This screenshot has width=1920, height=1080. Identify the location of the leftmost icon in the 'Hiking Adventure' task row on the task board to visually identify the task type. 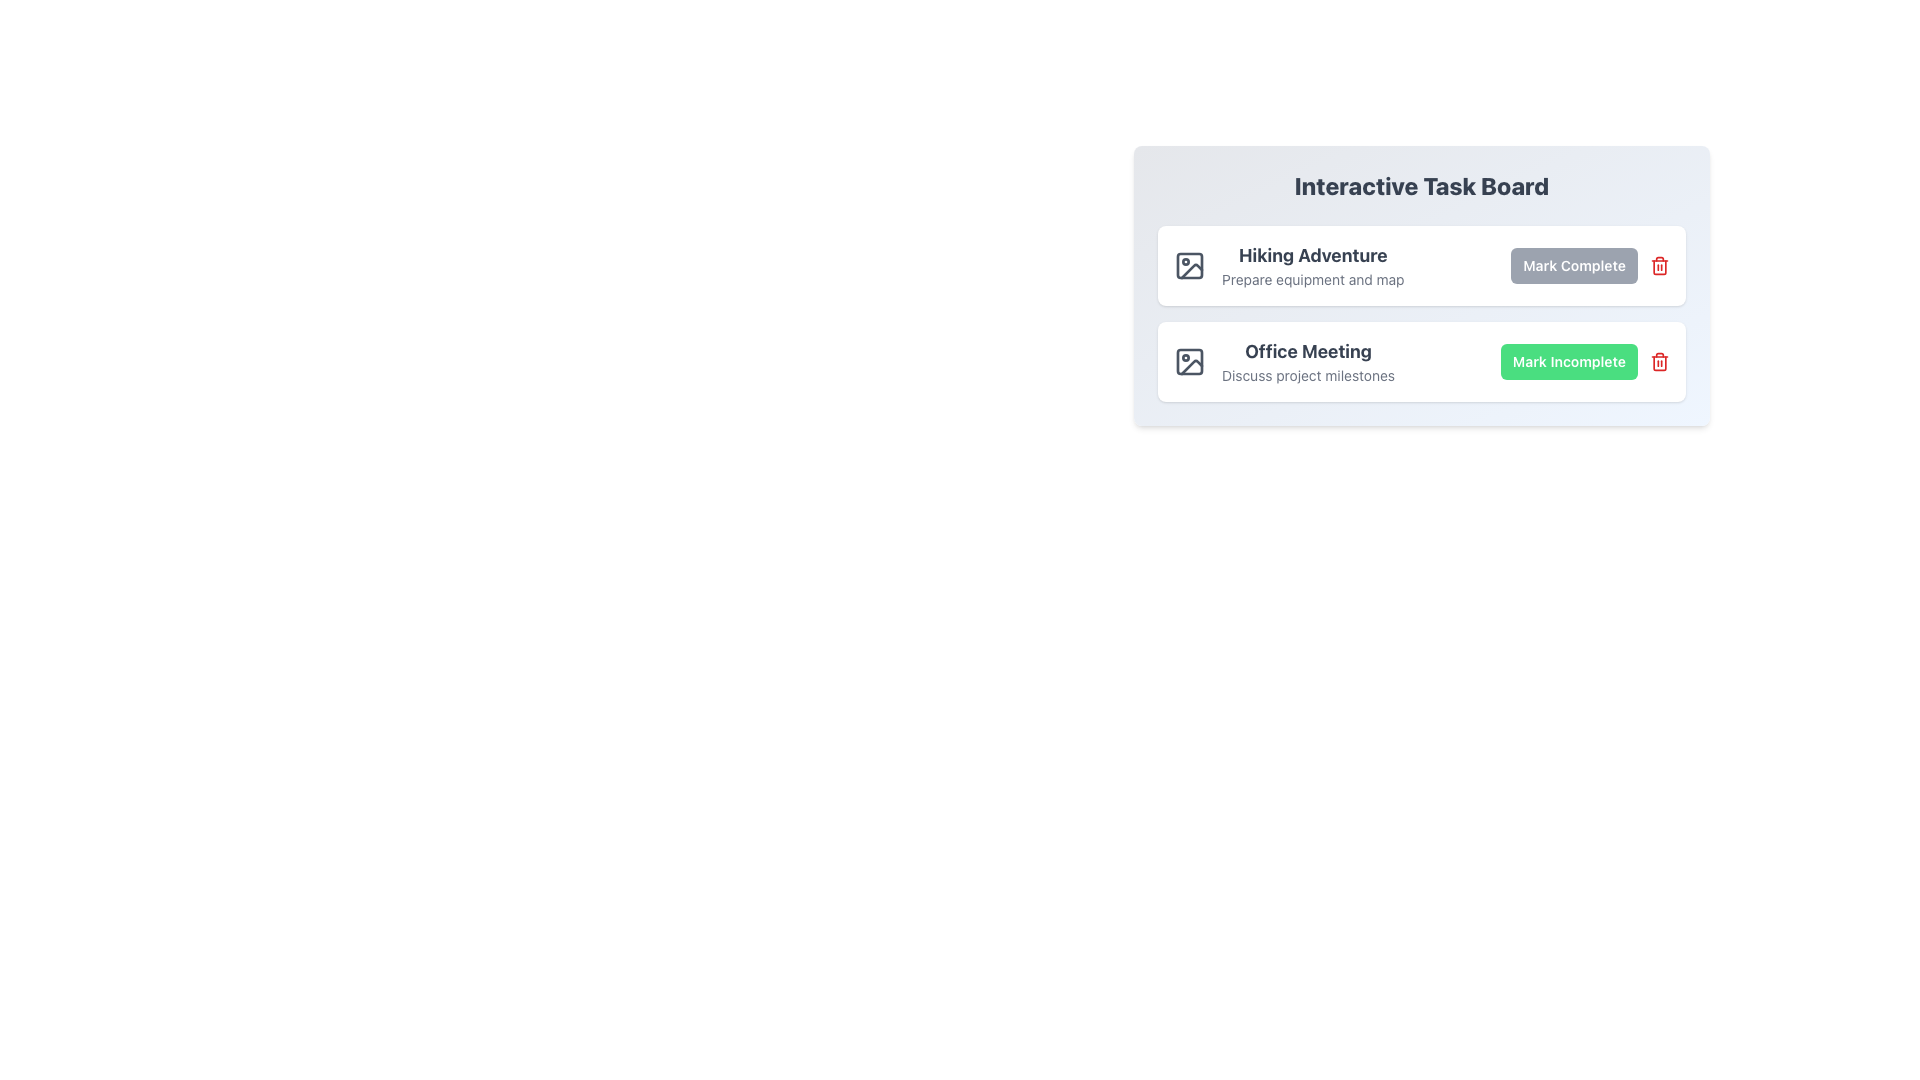
(1190, 265).